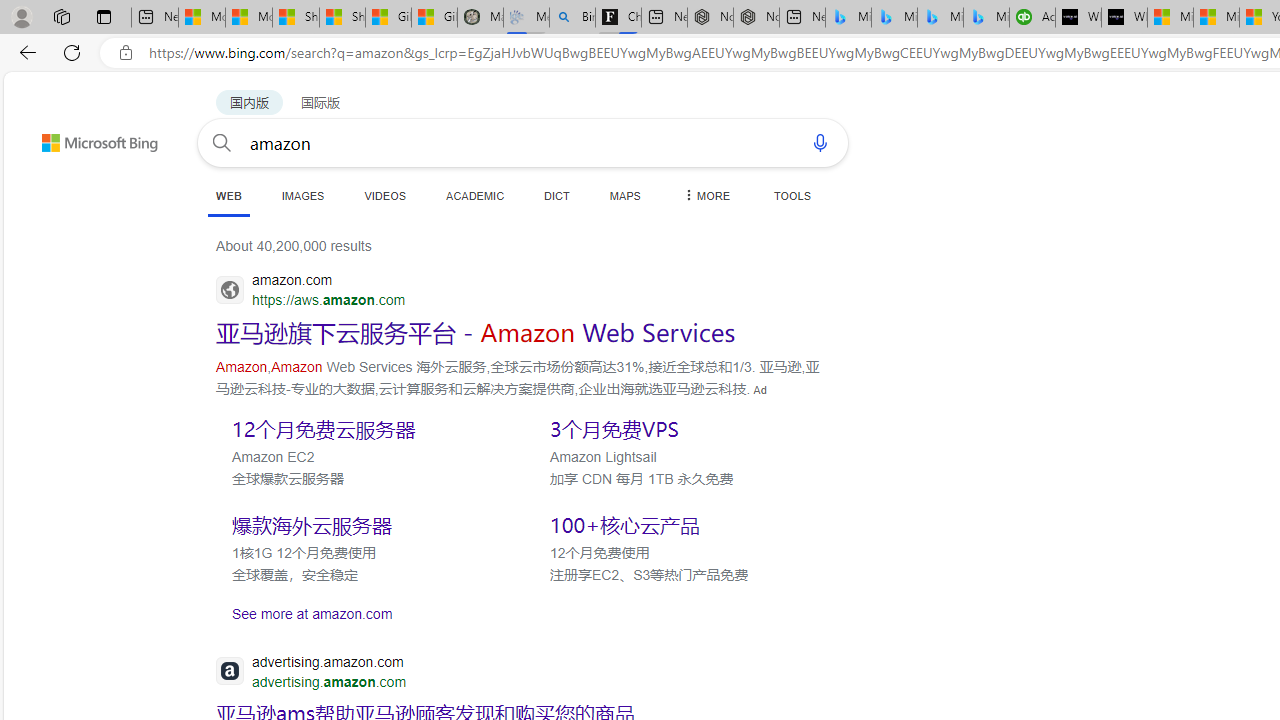  Describe the element at coordinates (385, 195) in the screenshot. I see `'VIDEOS'` at that location.